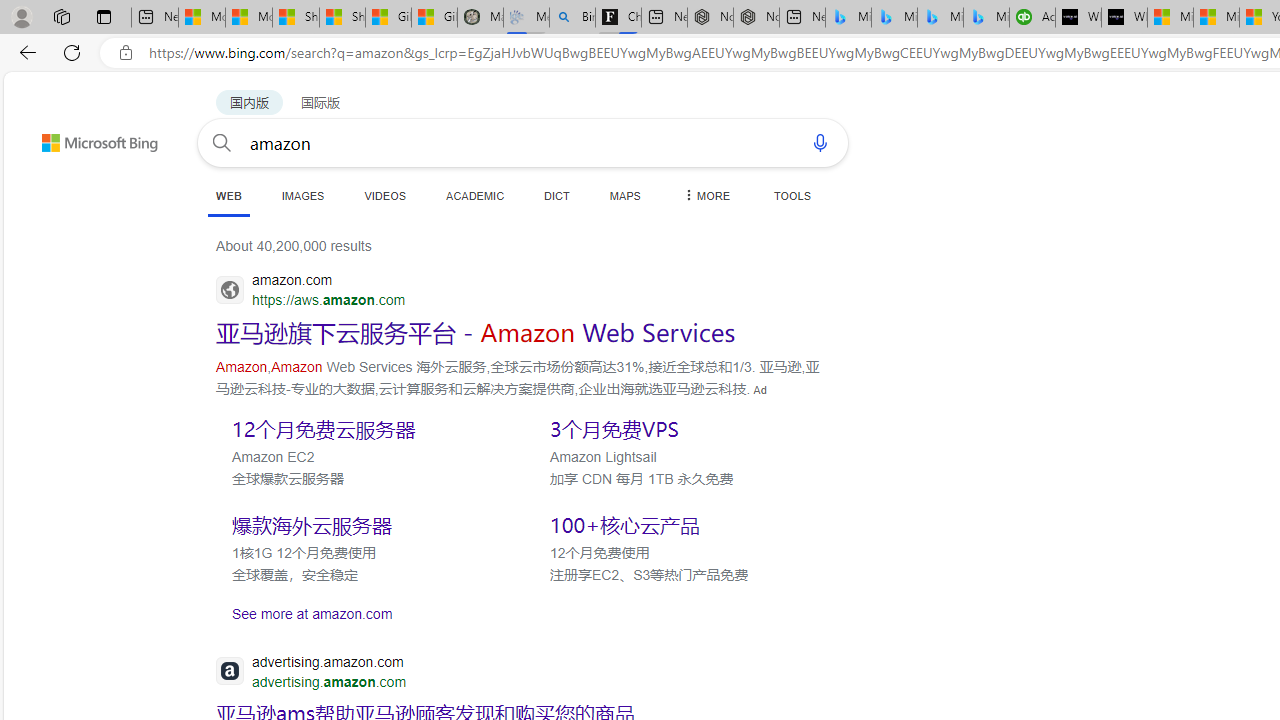  Describe the element at coordinates (385, 195) in the screenshot. I see `'VIDEOS'` at that location.